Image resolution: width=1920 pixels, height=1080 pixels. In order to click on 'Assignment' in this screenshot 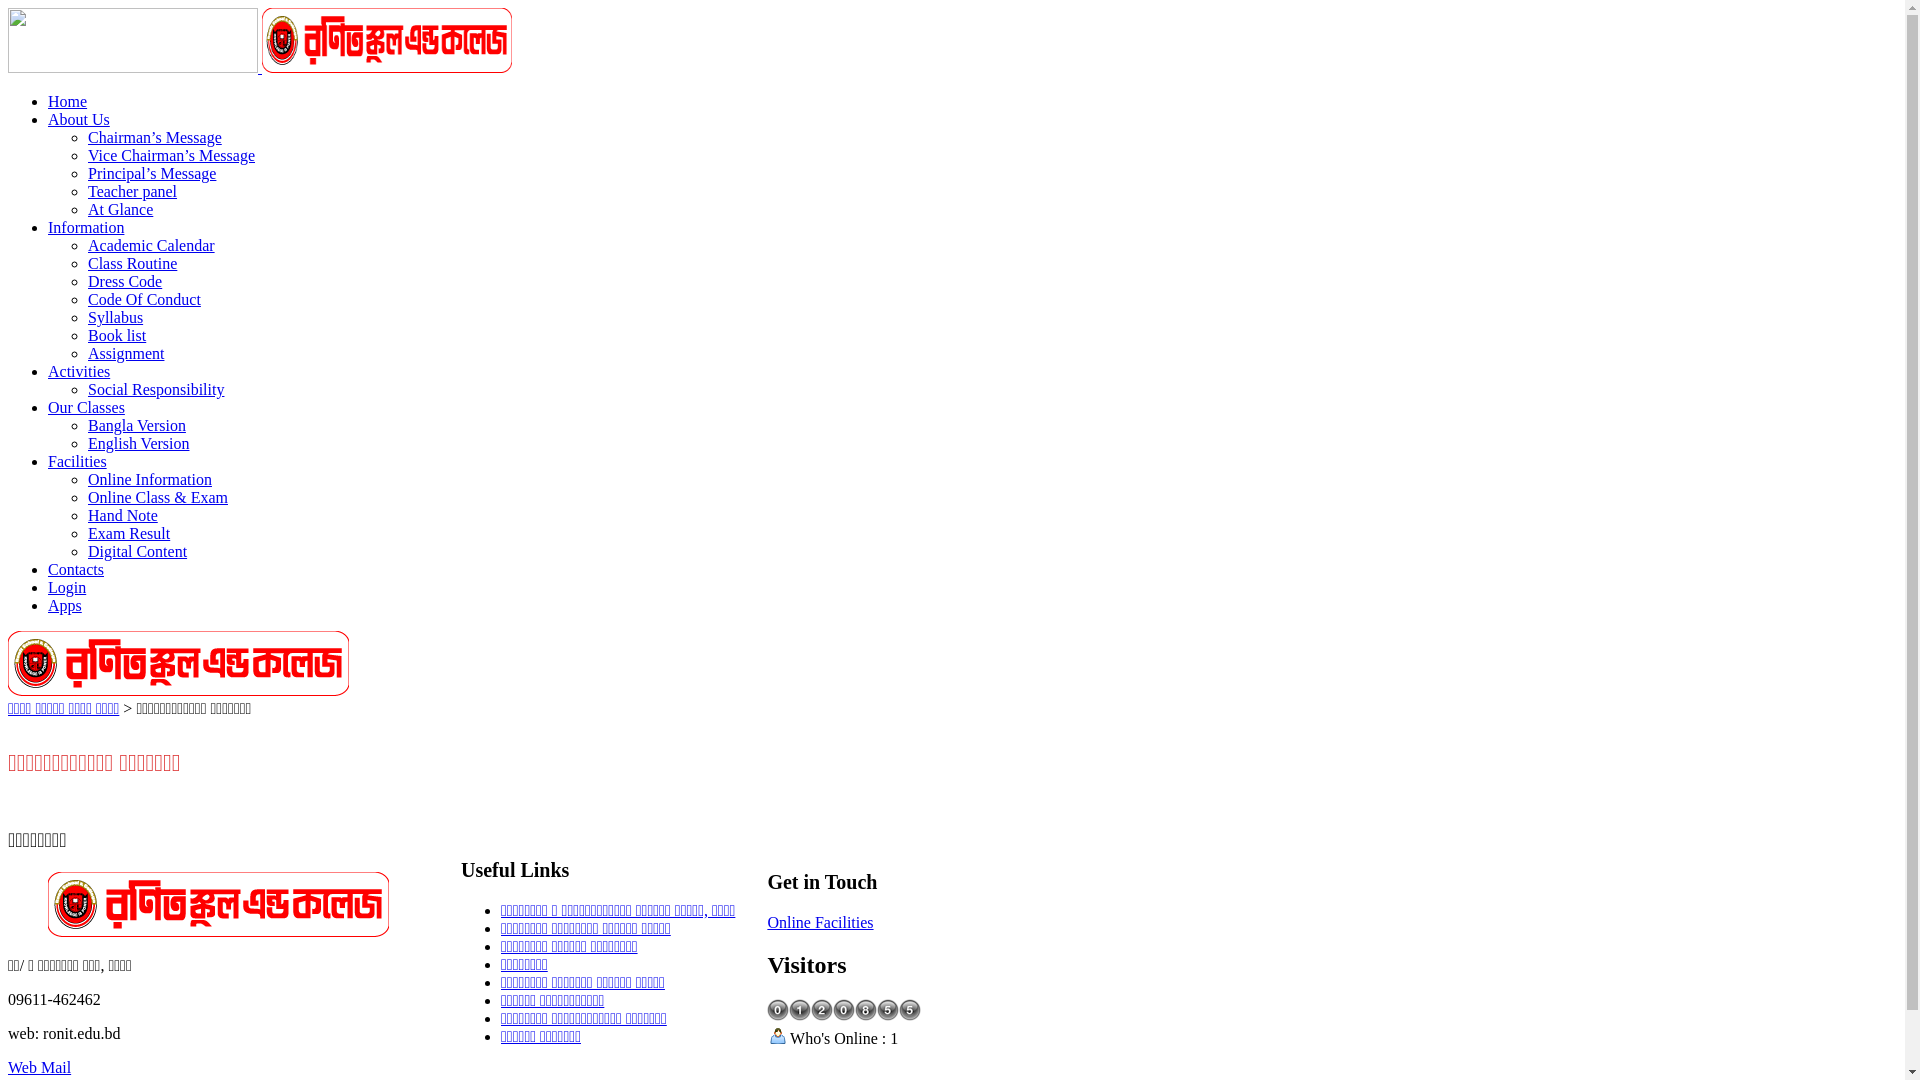, I will do `click(124, 352)`.